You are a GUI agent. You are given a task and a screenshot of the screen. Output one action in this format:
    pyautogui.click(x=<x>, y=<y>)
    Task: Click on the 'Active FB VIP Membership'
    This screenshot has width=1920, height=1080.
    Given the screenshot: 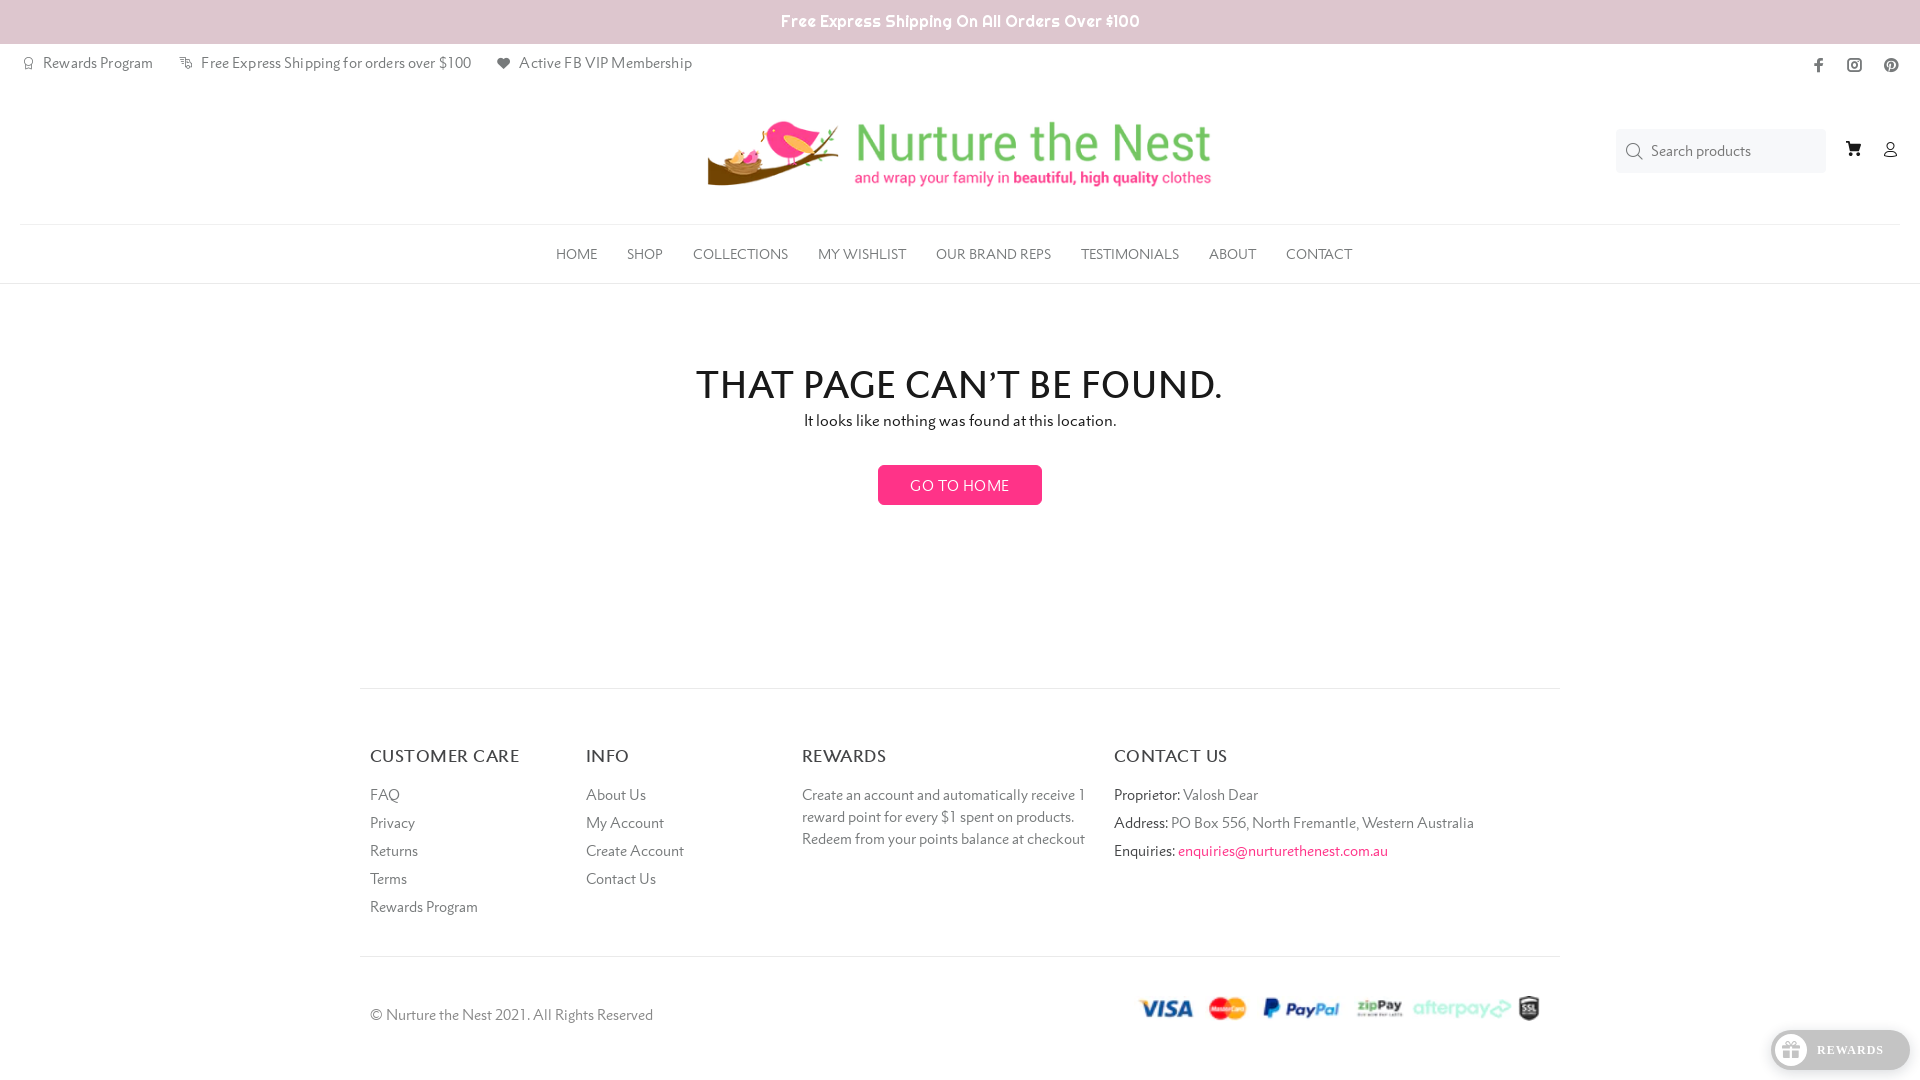 What is the action you would take?
    pyautogui.click(x=593, y=61)
    